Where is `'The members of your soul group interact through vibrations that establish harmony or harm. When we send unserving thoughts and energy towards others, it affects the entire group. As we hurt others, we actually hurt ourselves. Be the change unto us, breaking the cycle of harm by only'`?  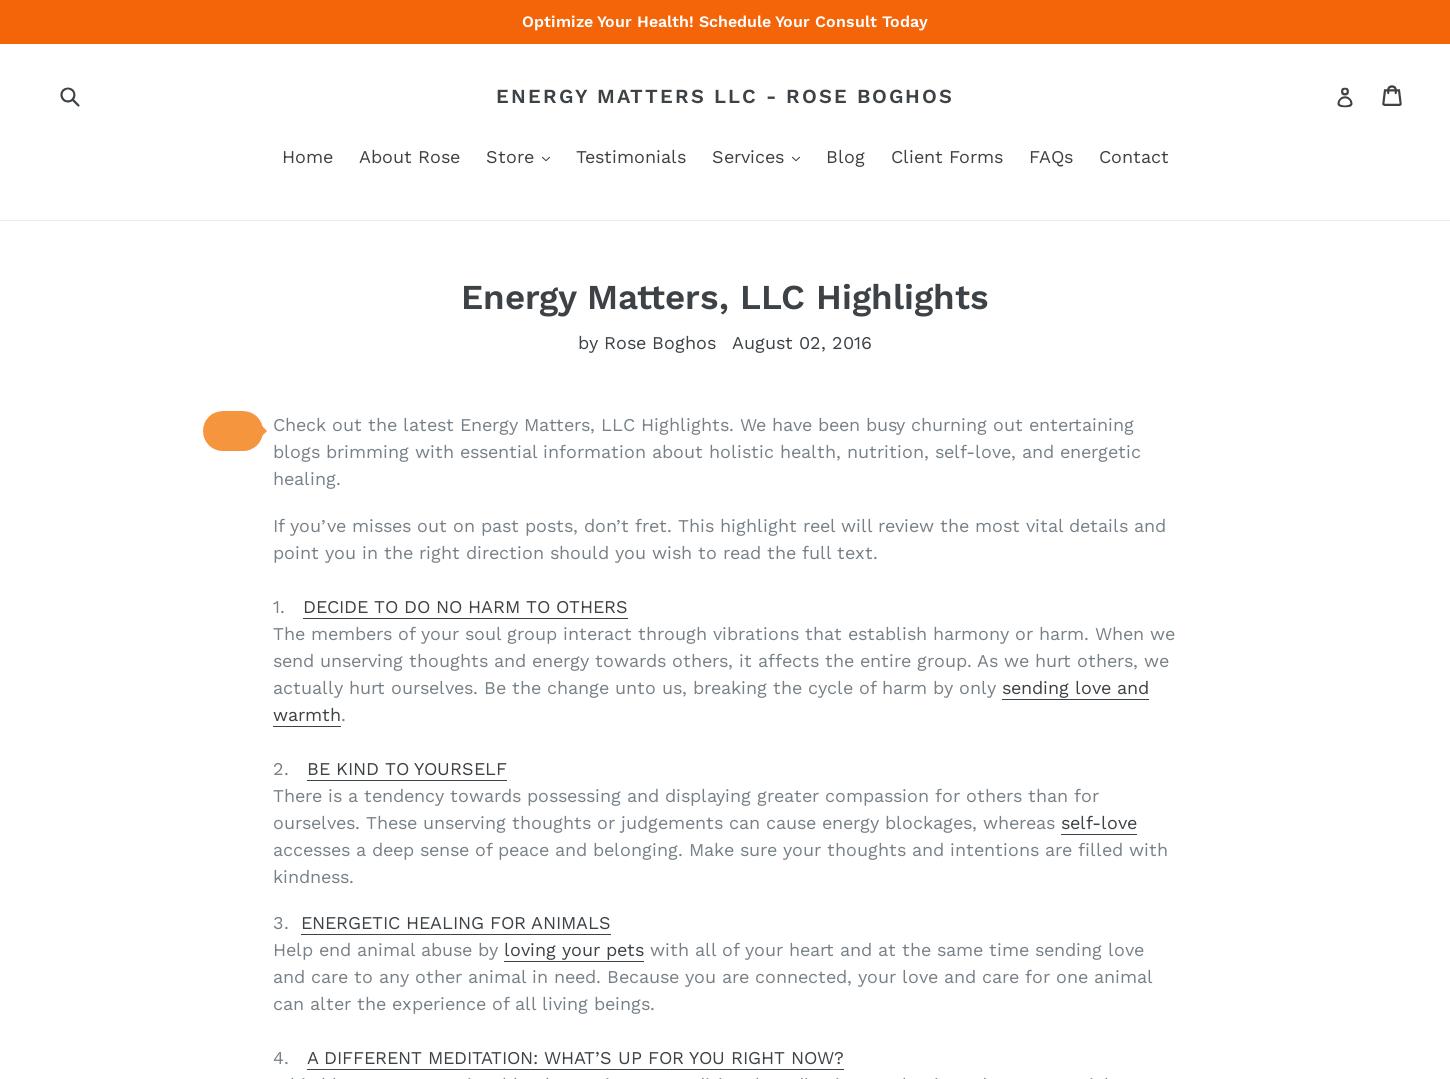
'The members of your soul group interact through vibrations that establish harmony or harm. When we send unserving thoughts and energy towards others, it affects the entire group. As we hurt others, we actually hurt ourselves. Be the change unto us, breaking the cycle of harm by only' is located at coordinates (722, 658).